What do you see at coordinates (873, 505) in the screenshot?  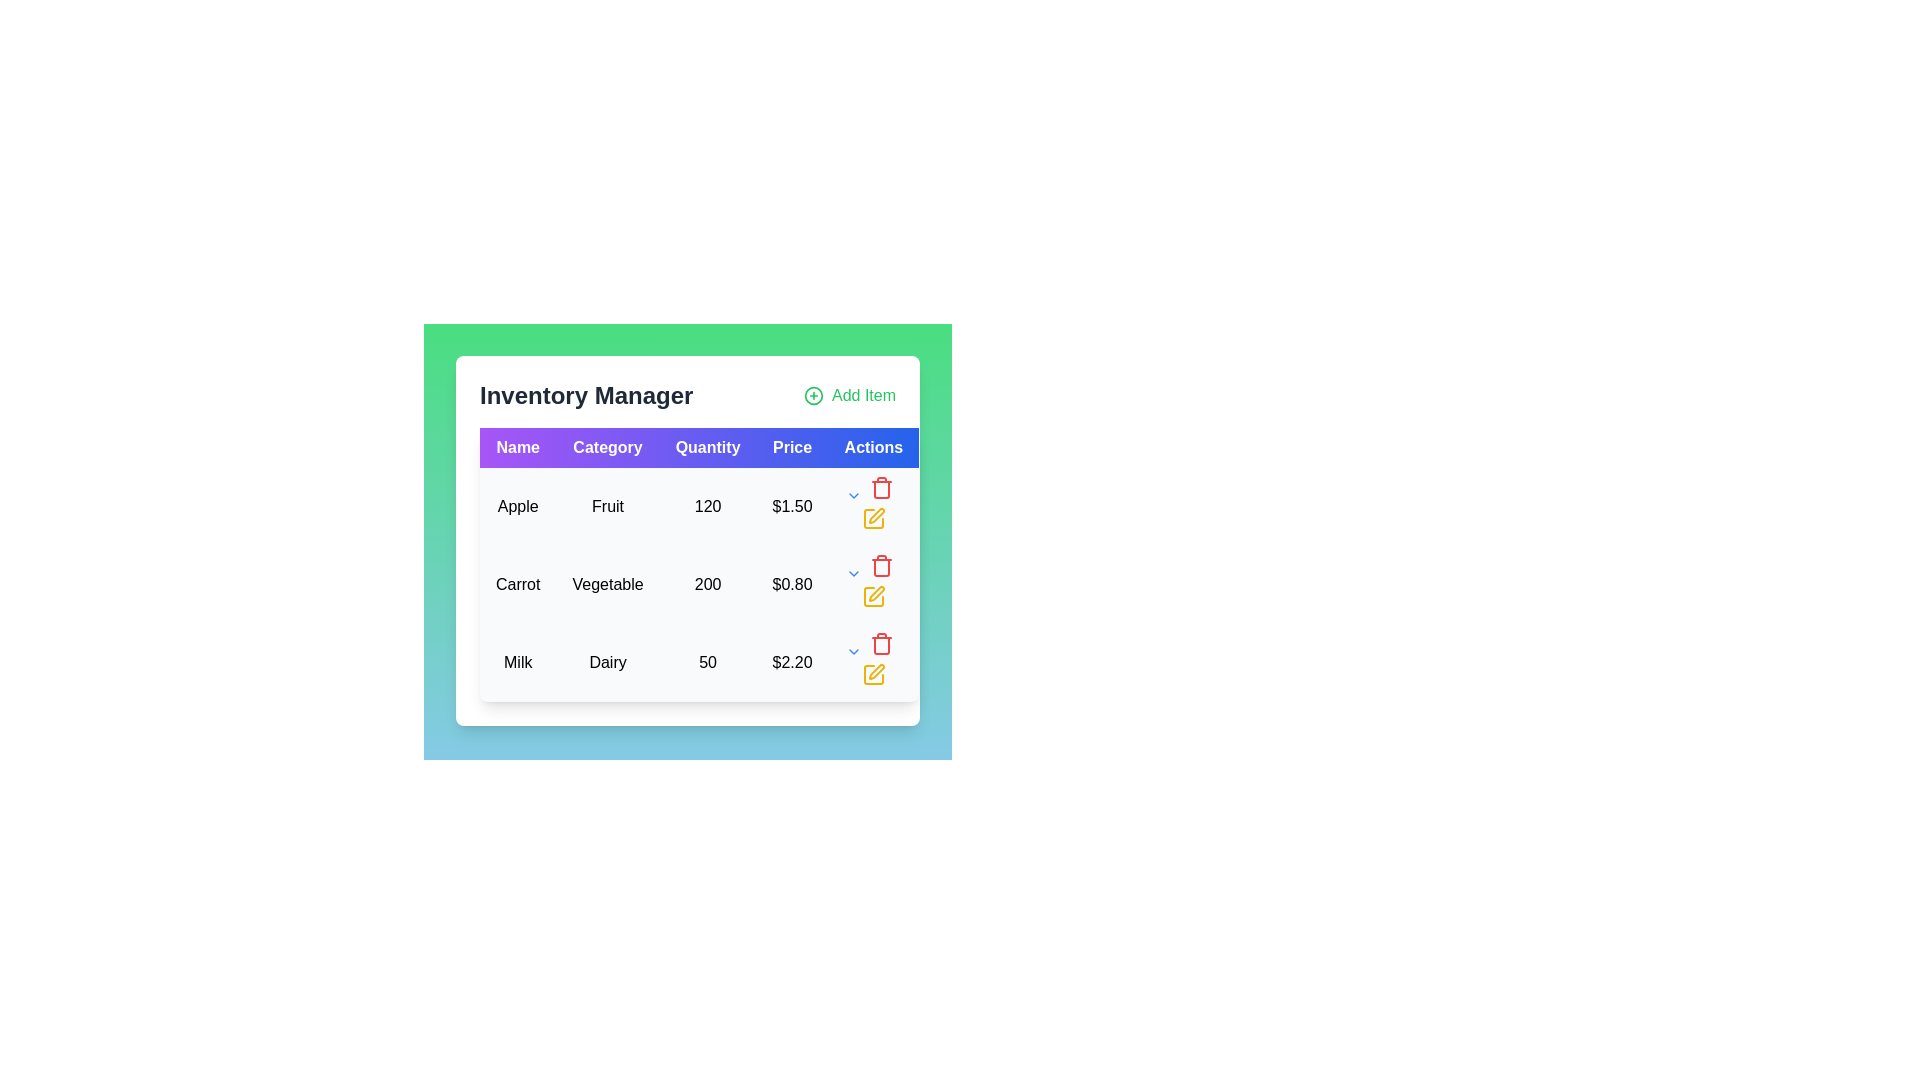 I see `the edit icon button in the 'Actions' column of the first row` at bounding box center [873, 505].